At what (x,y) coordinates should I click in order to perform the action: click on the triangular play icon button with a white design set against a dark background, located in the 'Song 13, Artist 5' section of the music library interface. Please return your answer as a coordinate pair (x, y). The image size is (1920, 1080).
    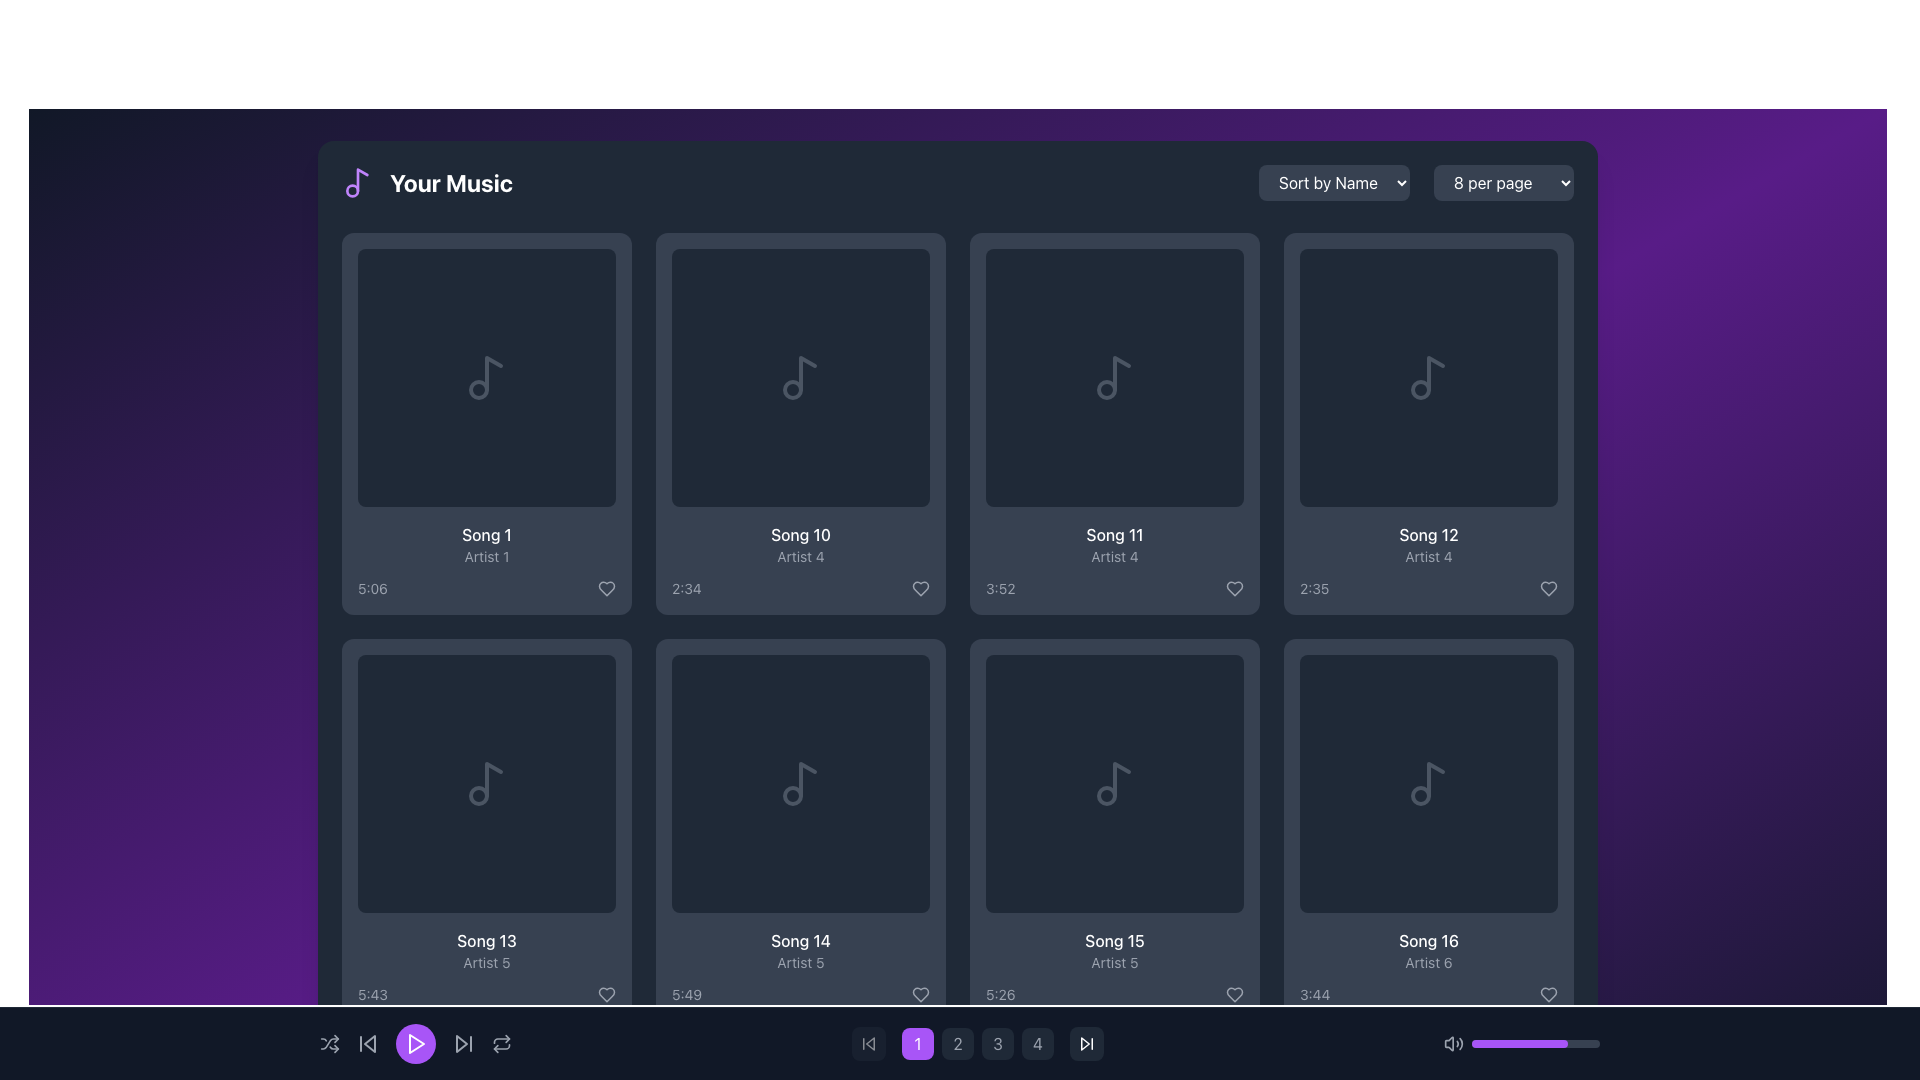
    Looking at the image, I should click on (486, 782).